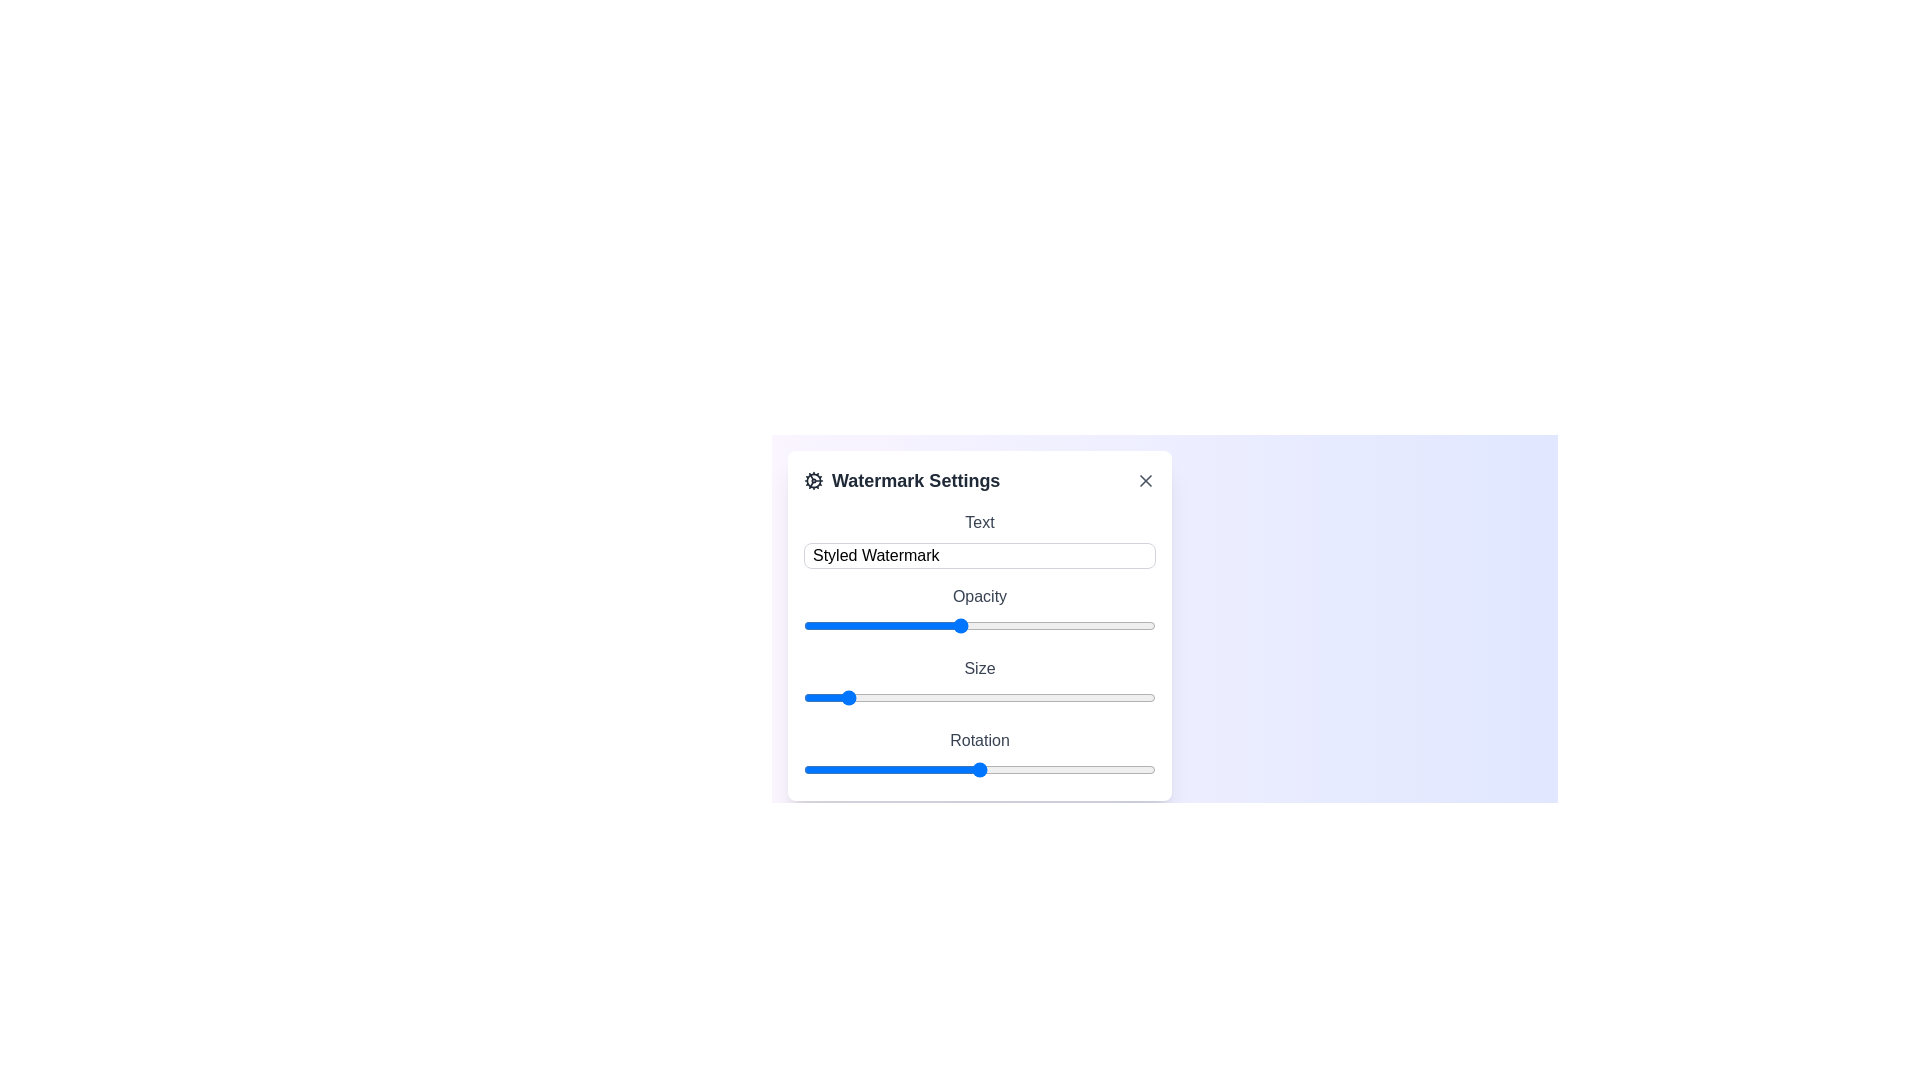 The height and width of the screenshot is (1080, 1920). Describe the element at coordinates (979, 697) in the screenshot. I see `size` at that location.